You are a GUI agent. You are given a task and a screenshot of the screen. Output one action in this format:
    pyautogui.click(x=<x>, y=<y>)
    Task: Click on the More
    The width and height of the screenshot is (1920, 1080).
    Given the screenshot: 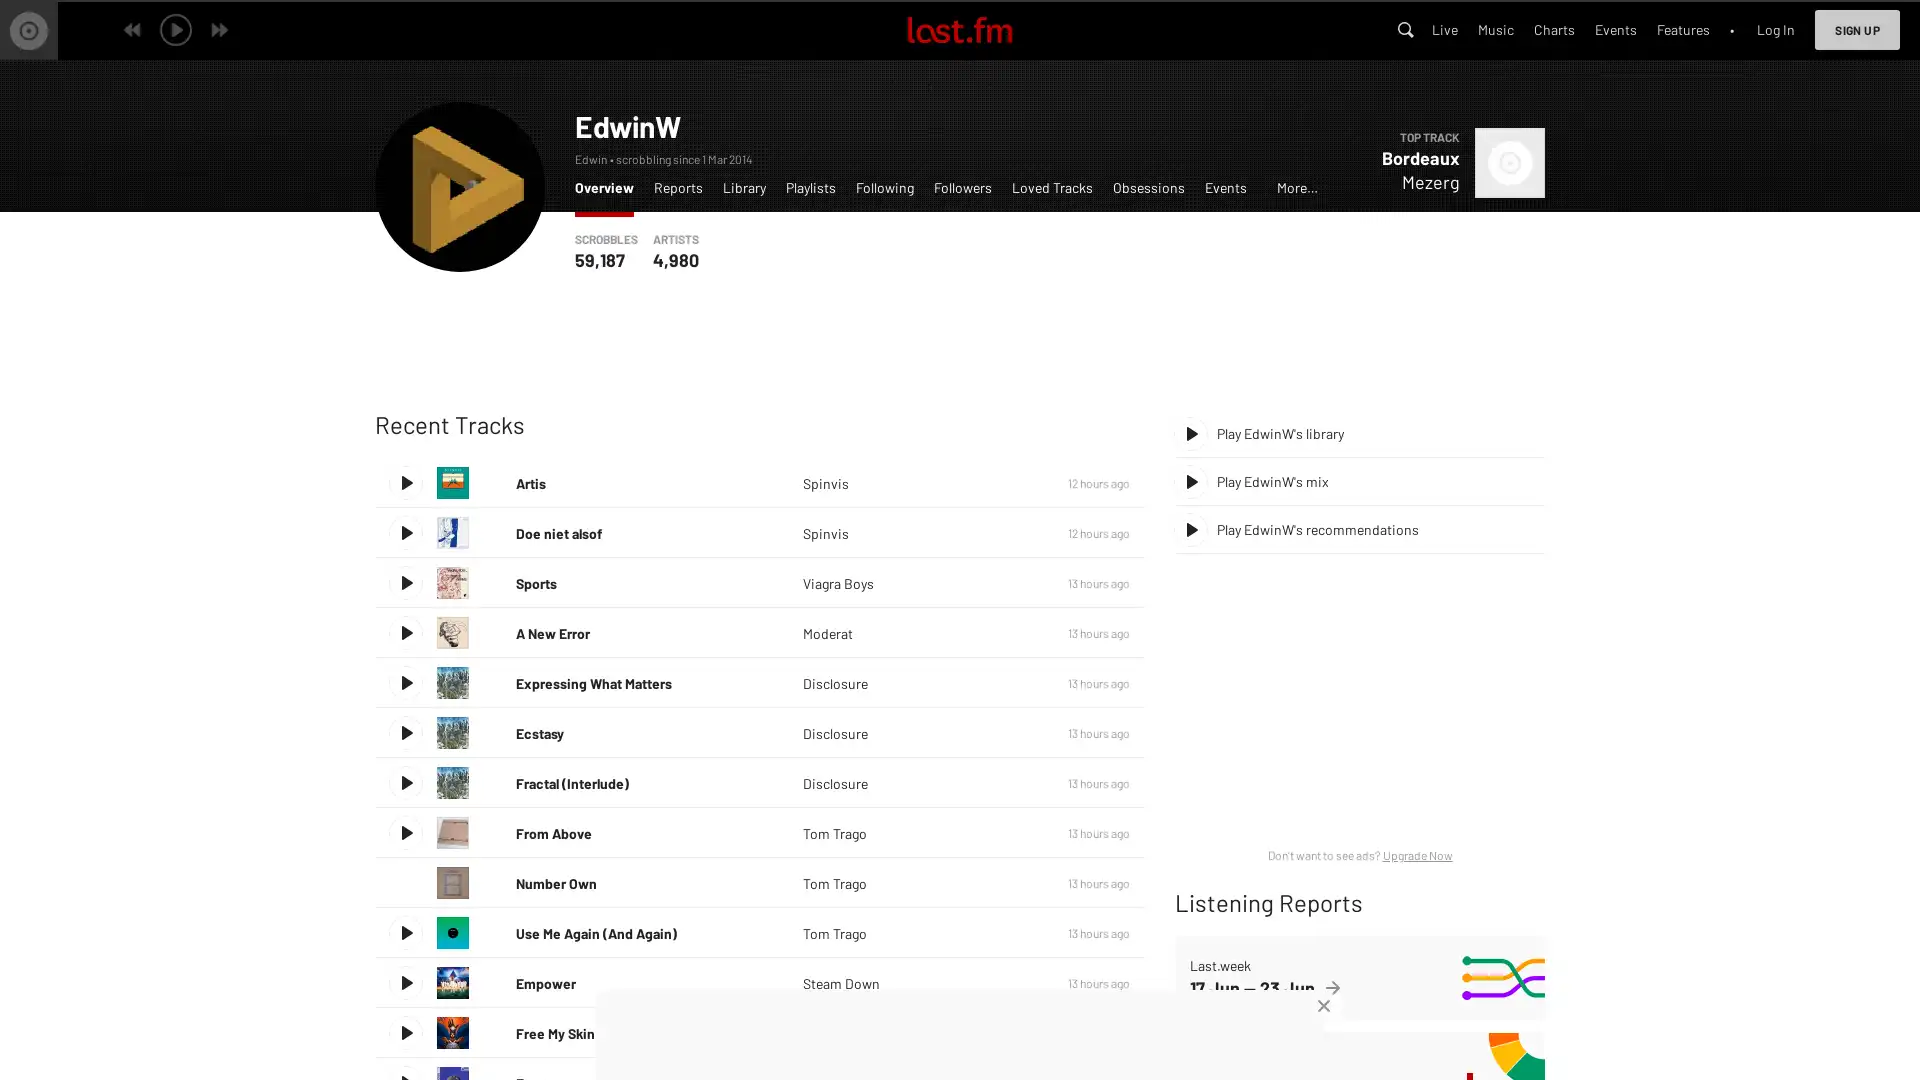 What is the action you would take?
    pyautogui.click(x=1008, y=982)
    